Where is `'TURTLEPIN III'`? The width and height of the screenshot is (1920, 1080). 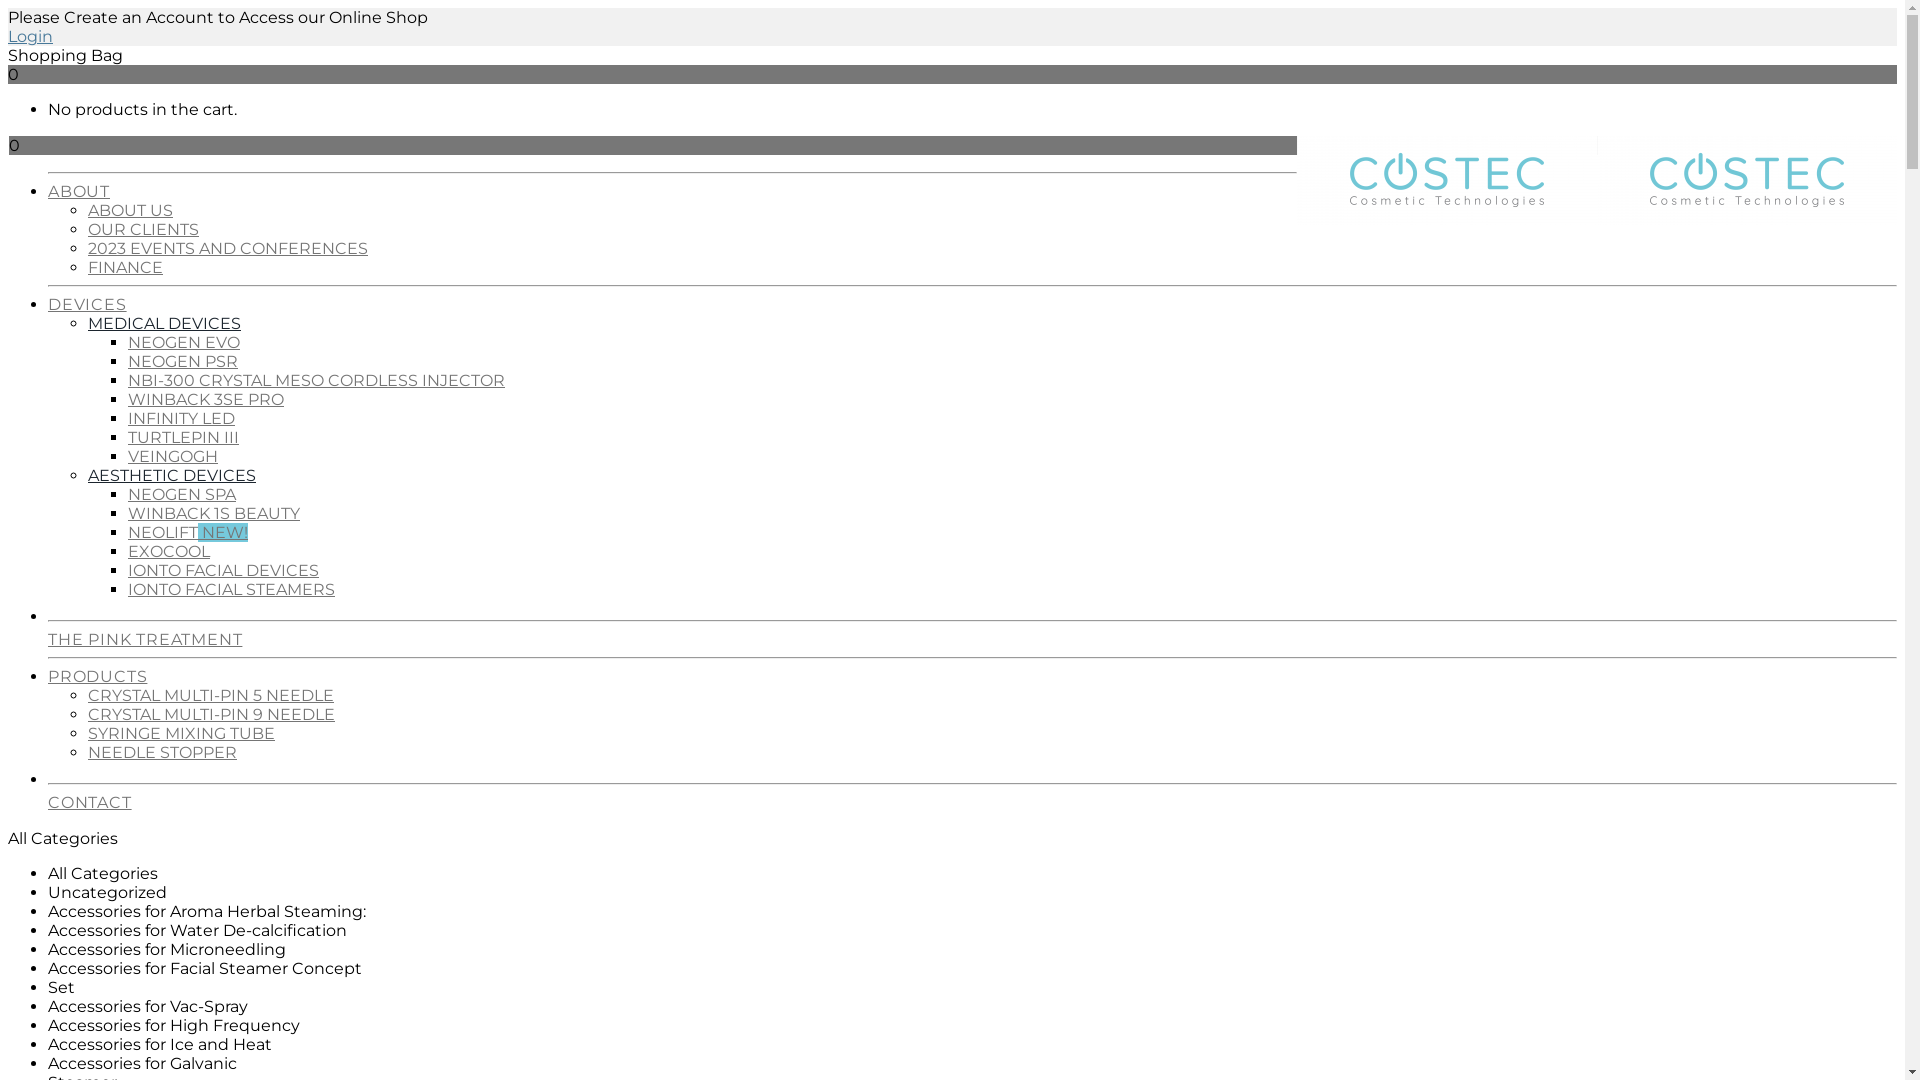
'TURTLEPIN III' is located at coordinates (183, 436).